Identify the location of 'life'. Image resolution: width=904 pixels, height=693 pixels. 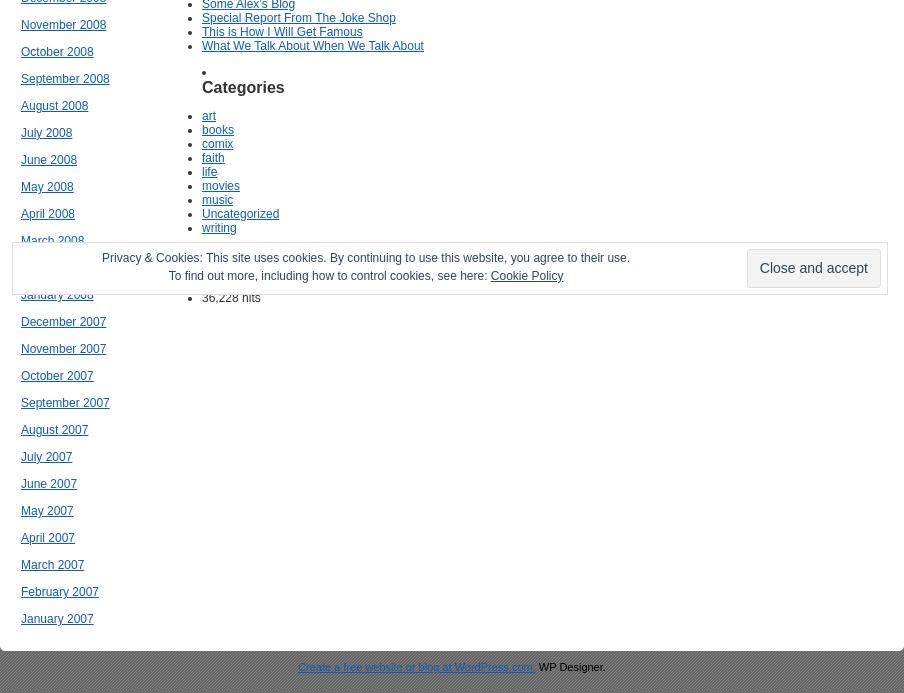
(209, 171).